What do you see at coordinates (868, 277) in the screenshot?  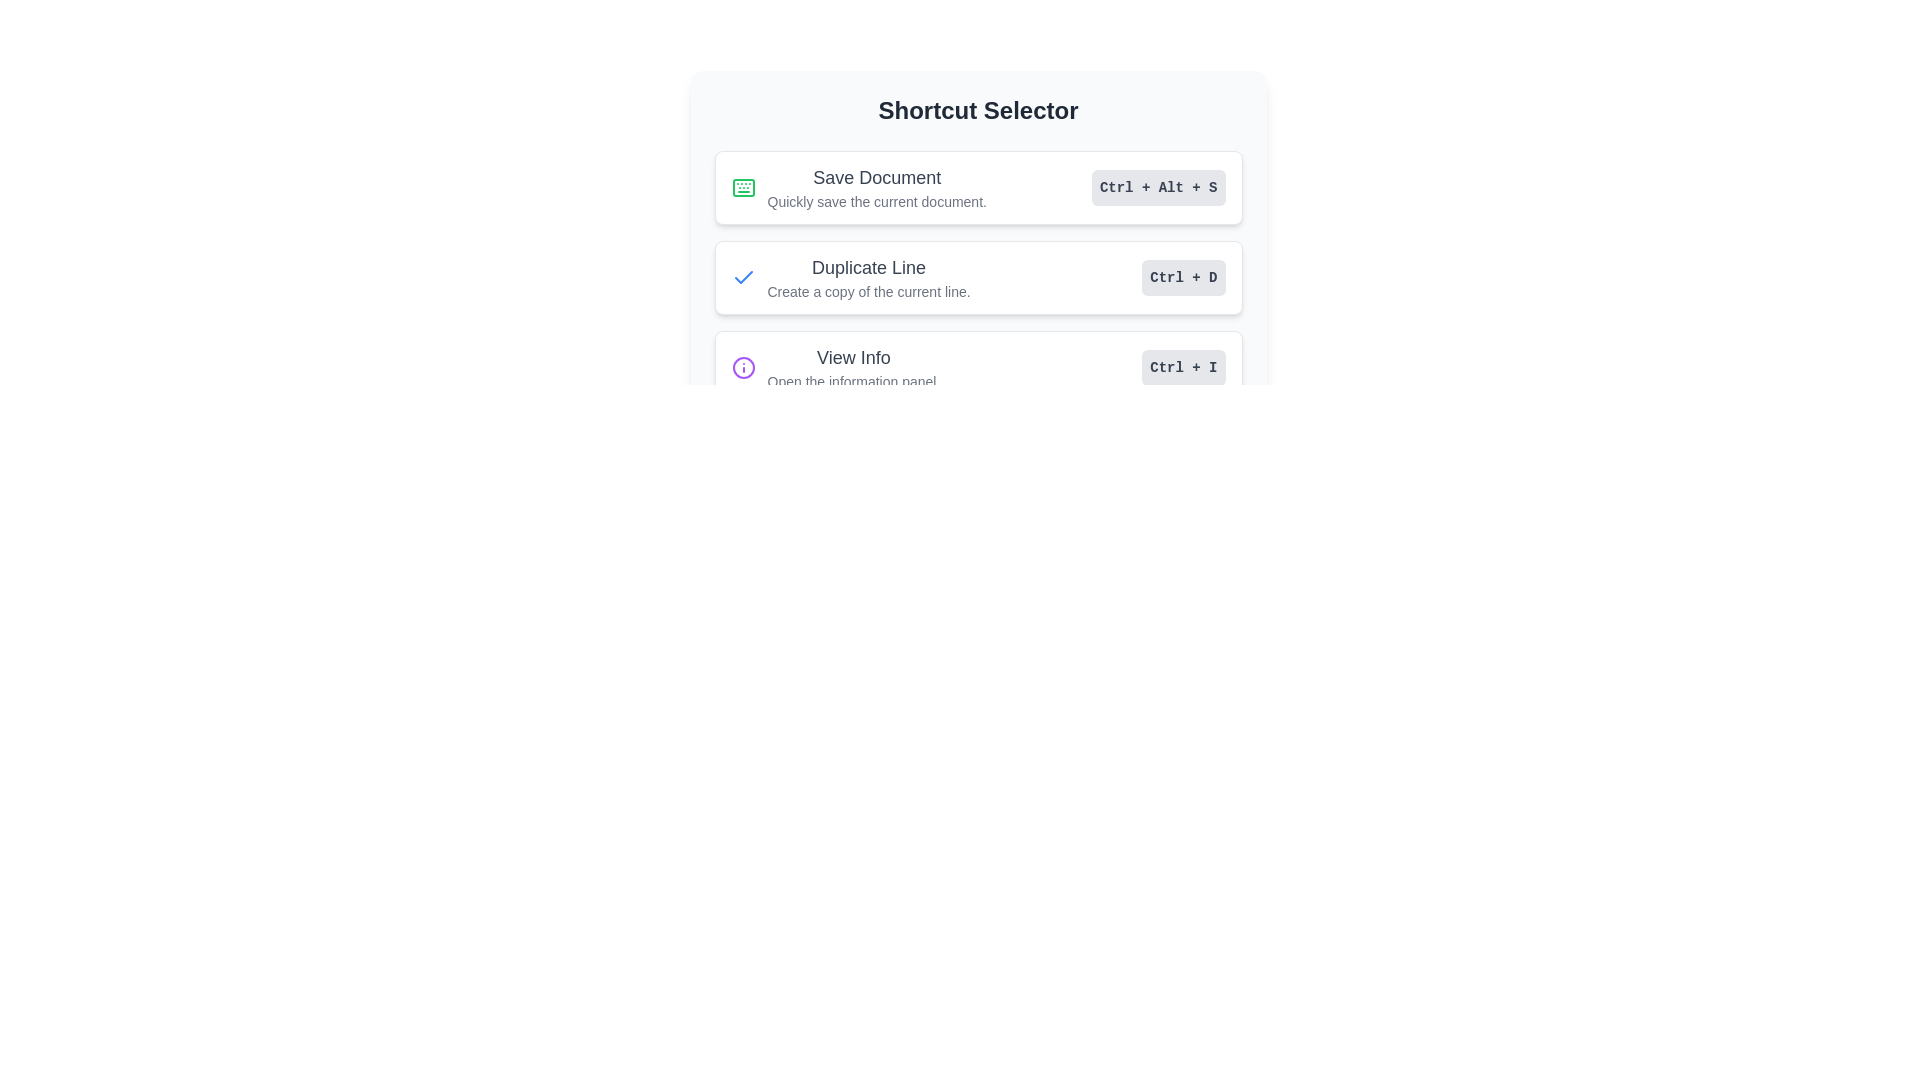 I see `text content of the label that states 'Duplicate Line' with the subtitle 'Create a copy of the current line.' This label is located in the middle panel, below 'Save Document' and above 'View Info.'` at bounding box center [868, 277].